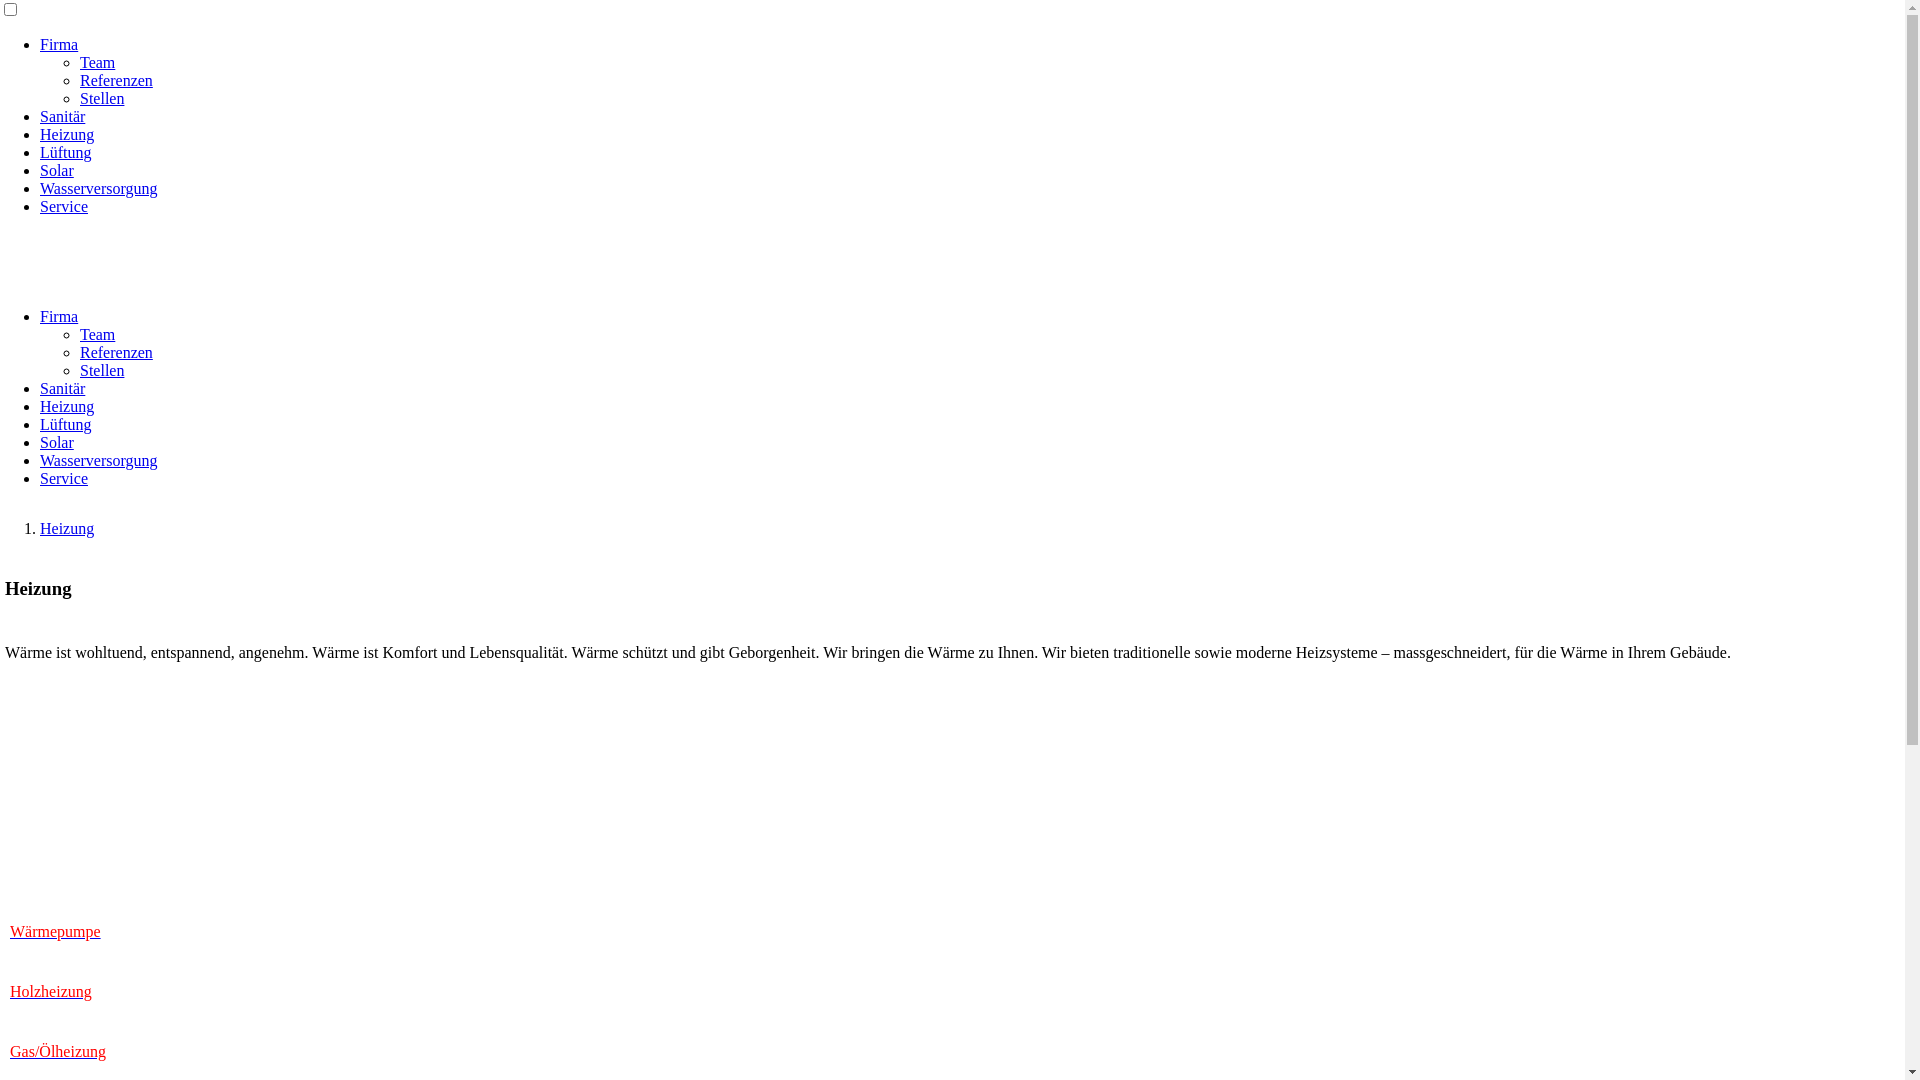  I want to click on 'Wasserversorgung', so click(98, 460).